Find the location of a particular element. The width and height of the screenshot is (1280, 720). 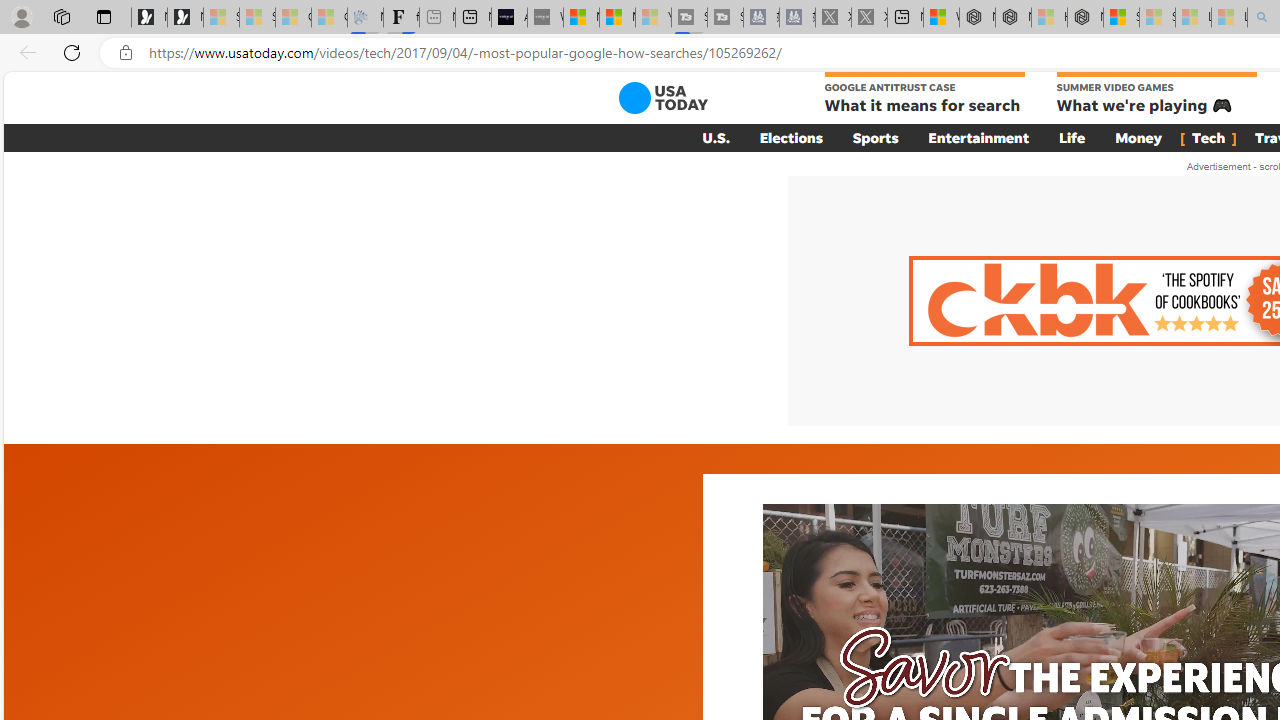

'Elections' is located at coordinates (790, 136).